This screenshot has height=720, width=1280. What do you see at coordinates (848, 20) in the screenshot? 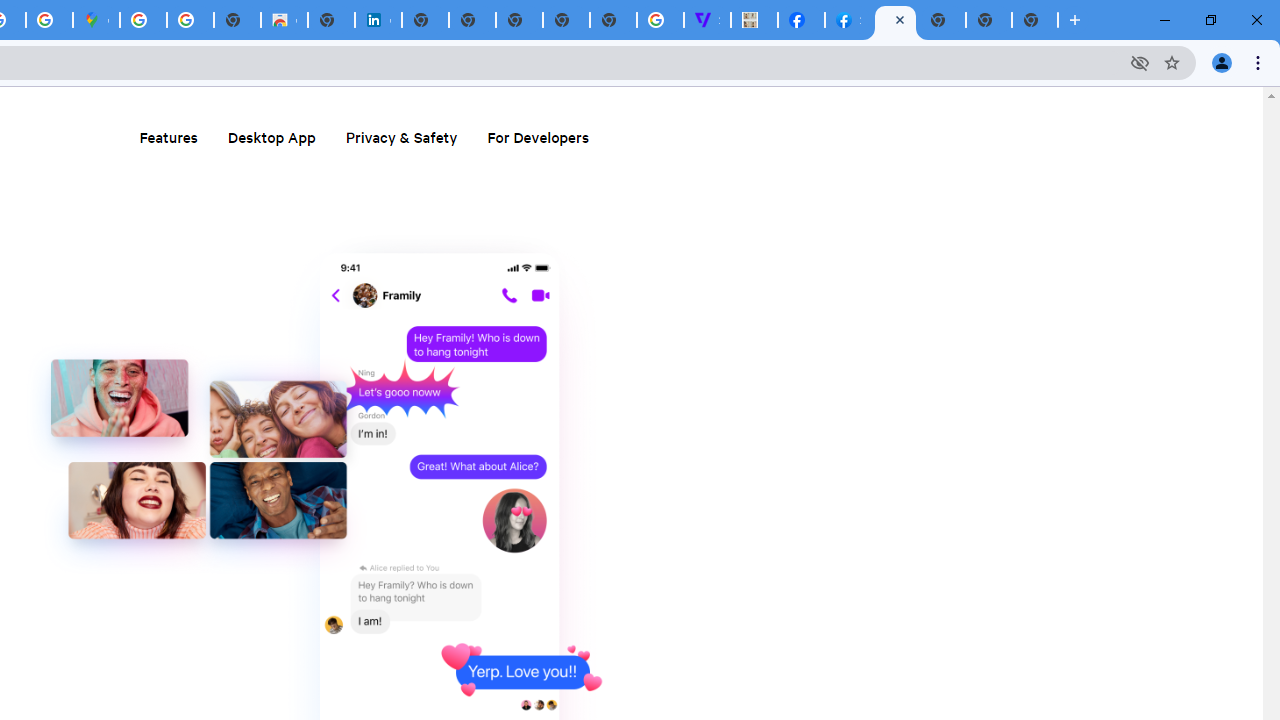
I see `'Sign Up for Facebook'` at bounding box center [848, 20].